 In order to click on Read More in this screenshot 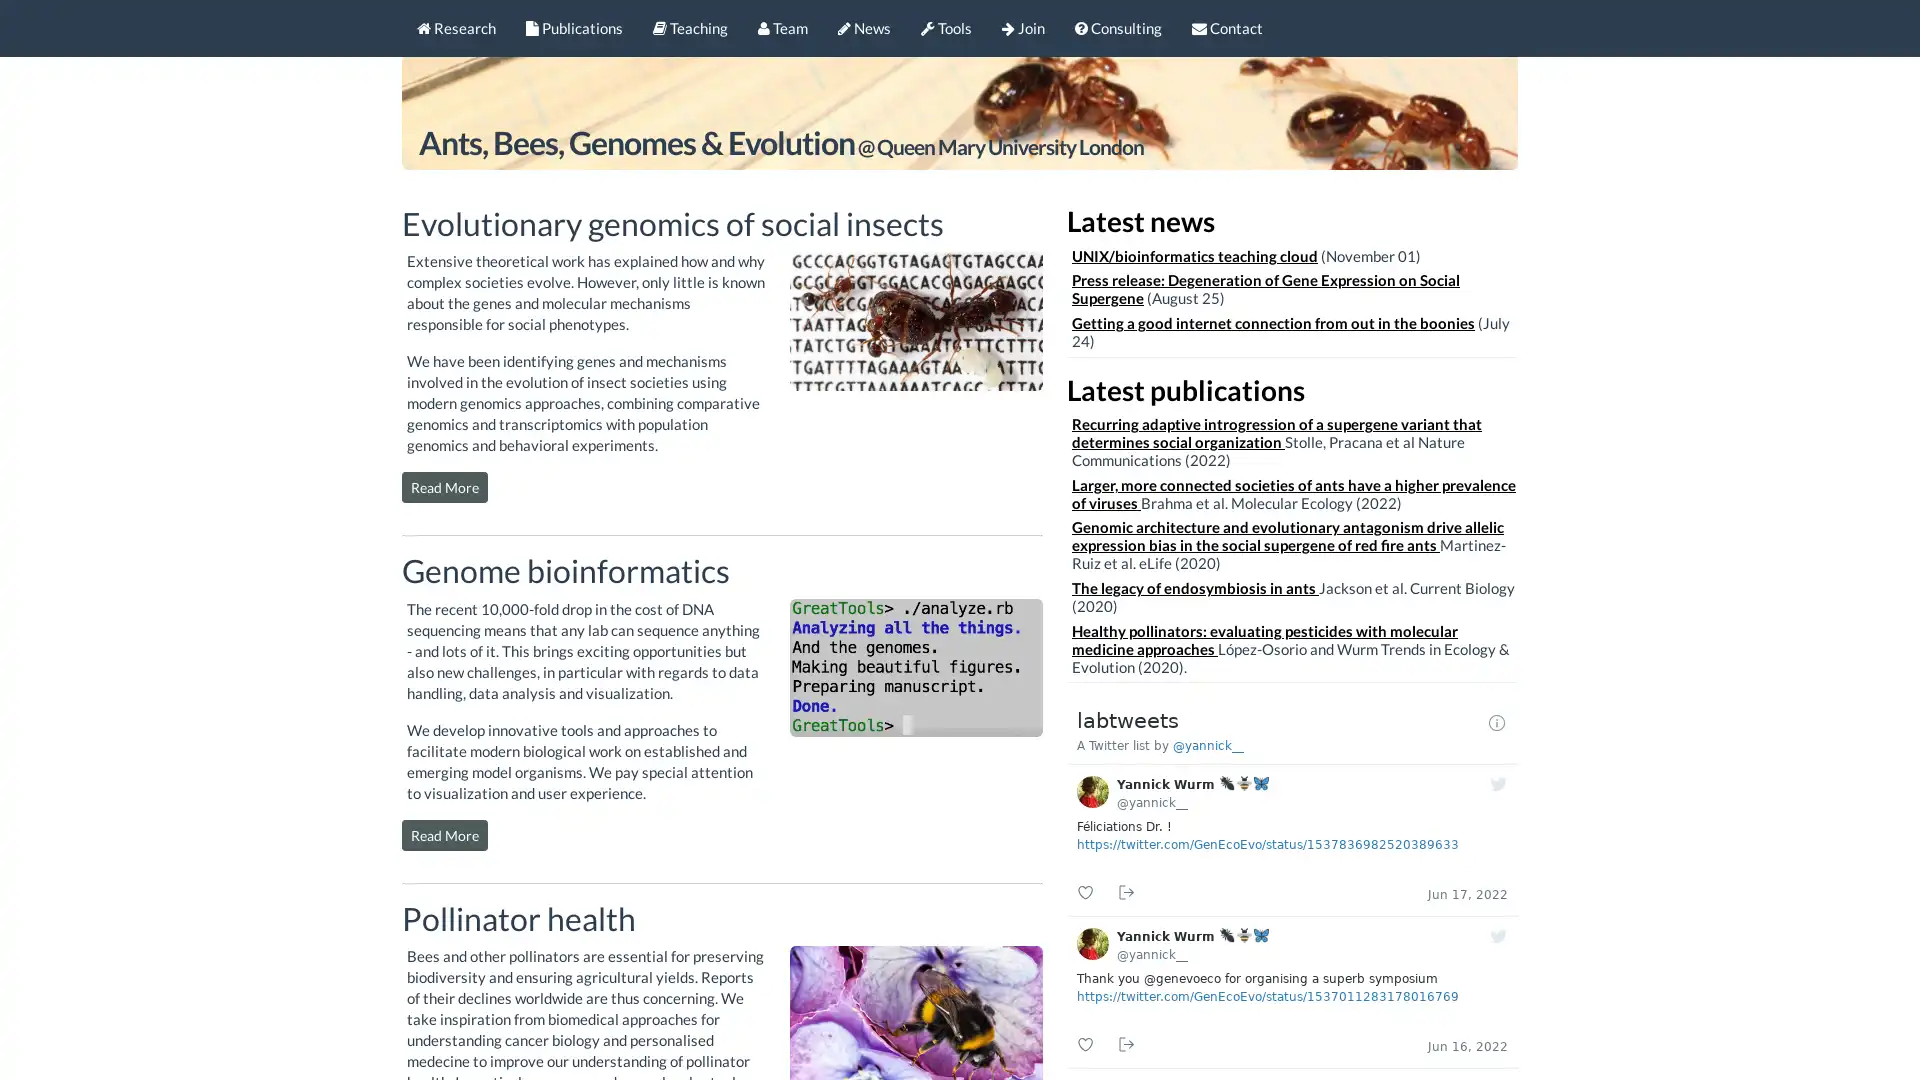, I will do `click(444, 834)`.